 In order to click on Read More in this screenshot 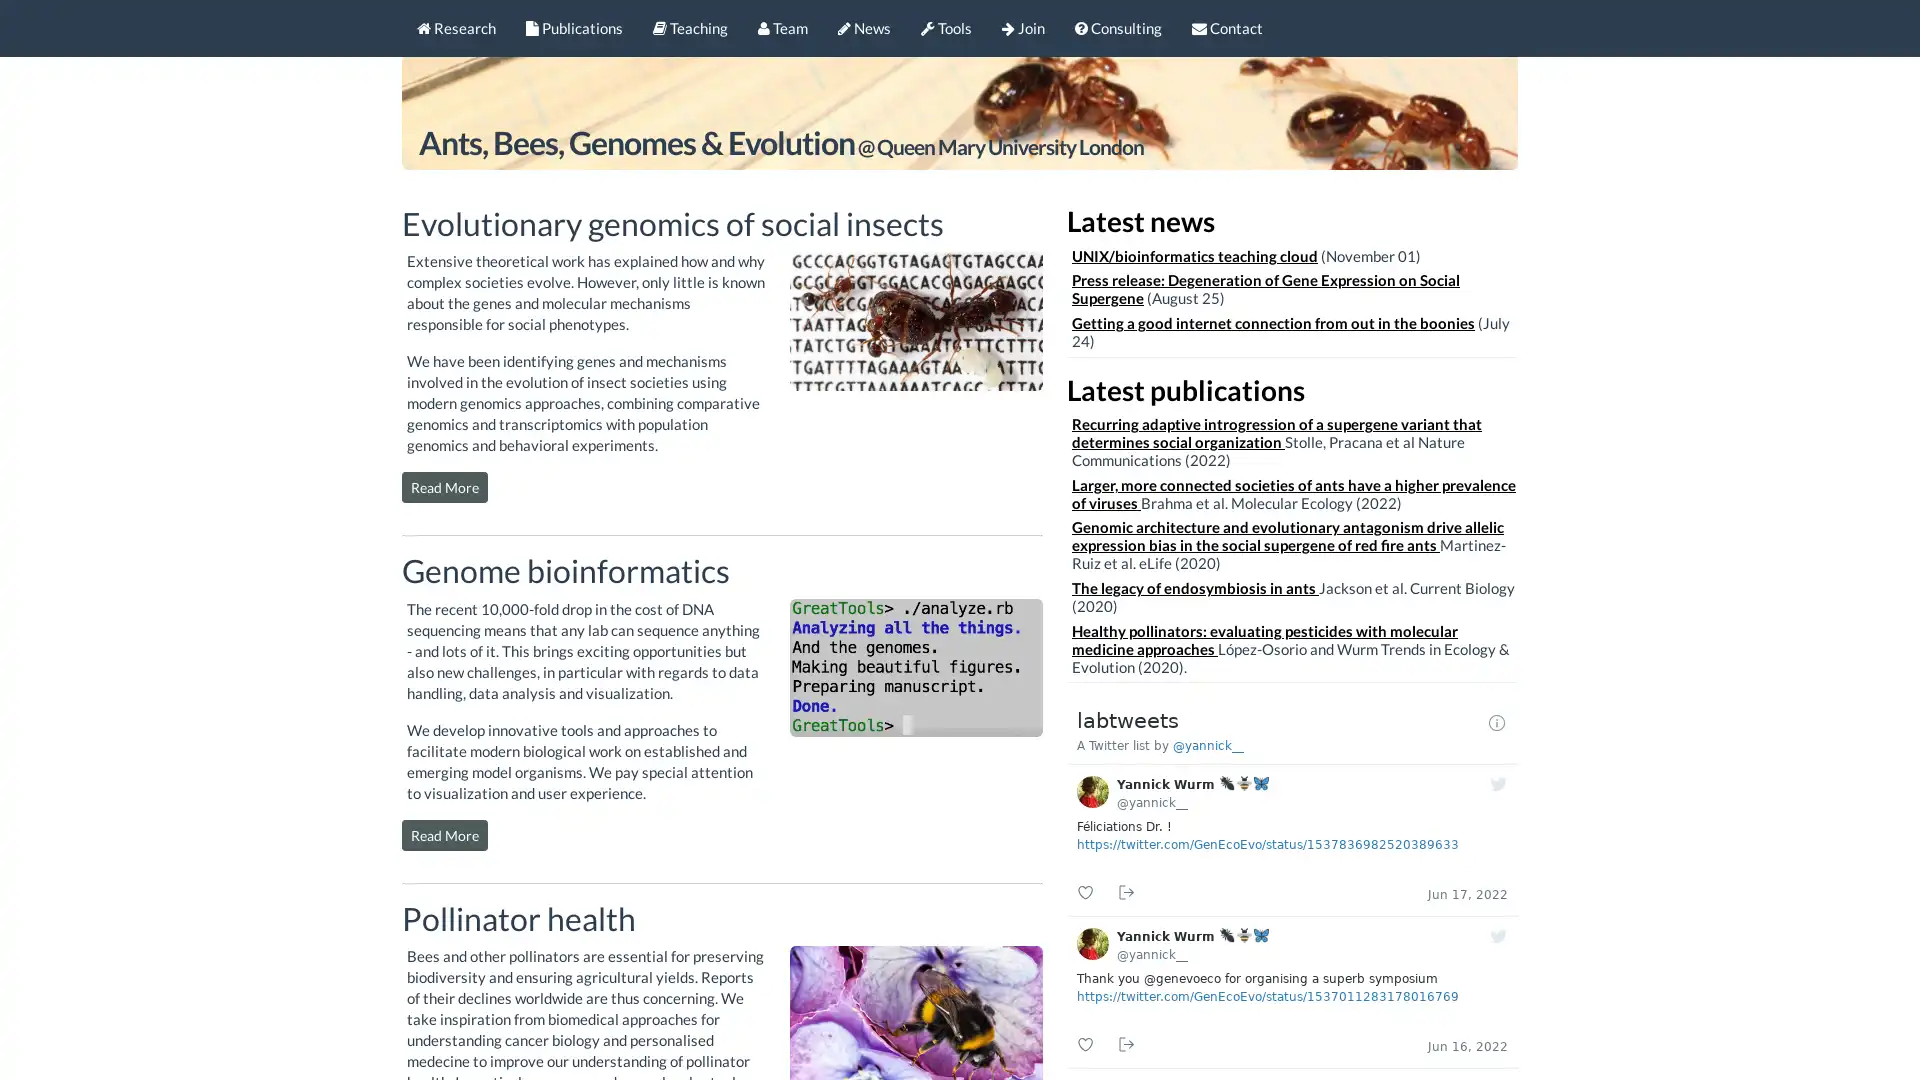, I will do `click(444, 834)`.